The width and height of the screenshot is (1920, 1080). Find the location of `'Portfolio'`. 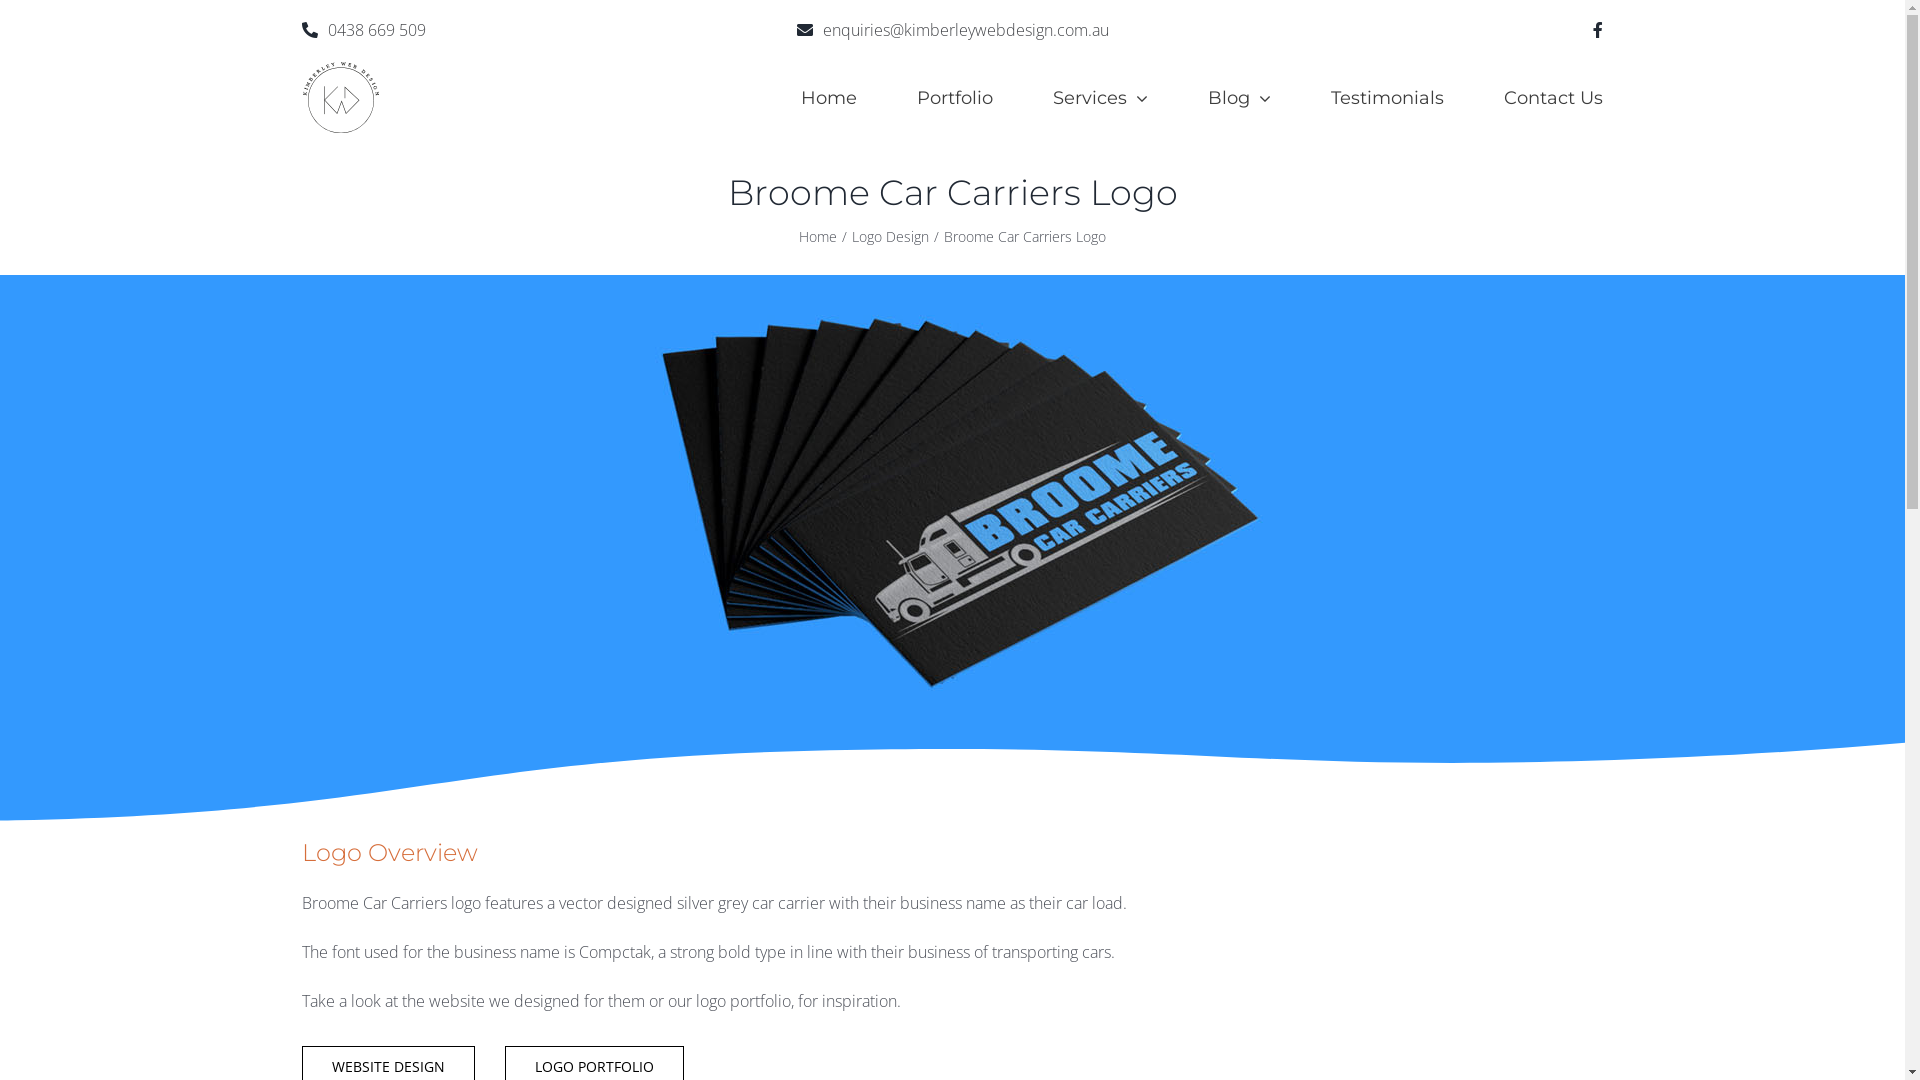

'Portfolio' is located at coordinates (954, 97).